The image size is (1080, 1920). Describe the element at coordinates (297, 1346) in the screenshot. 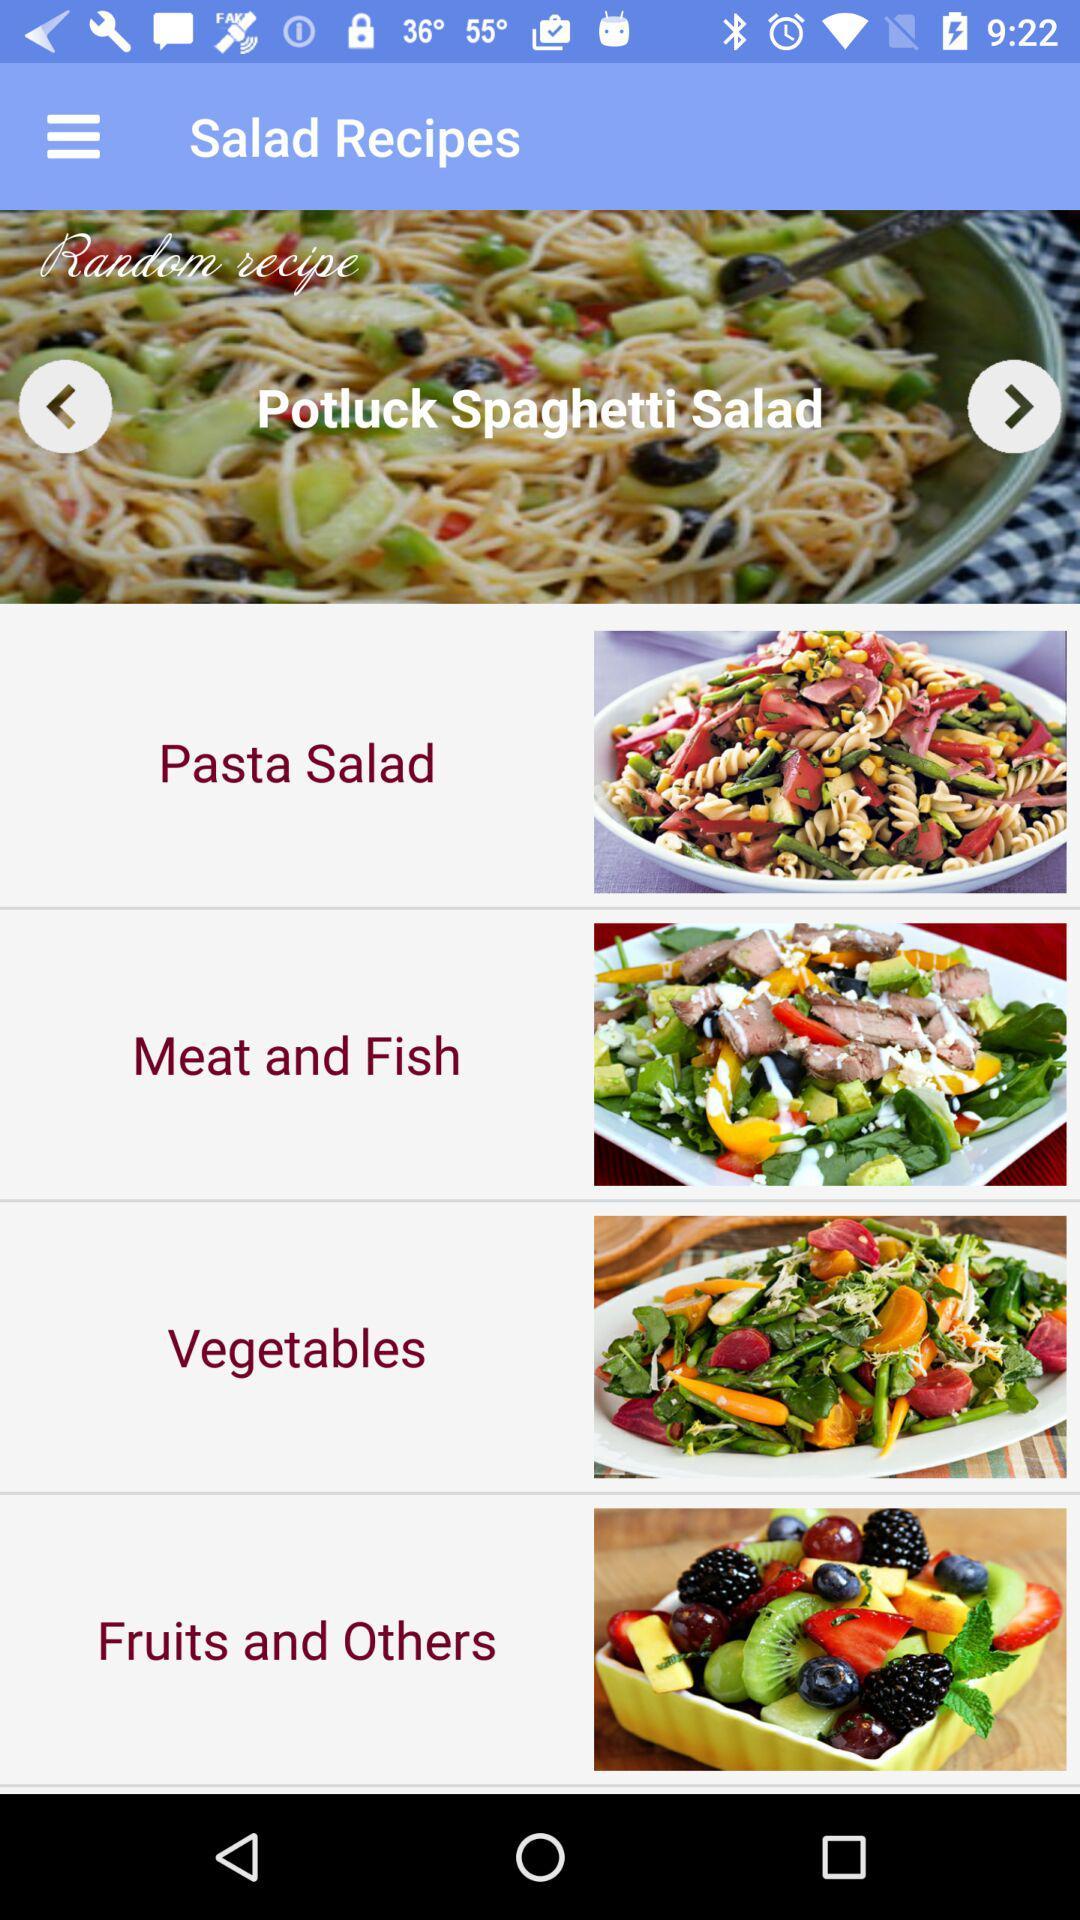

I see `the vegetables icon` at that location.